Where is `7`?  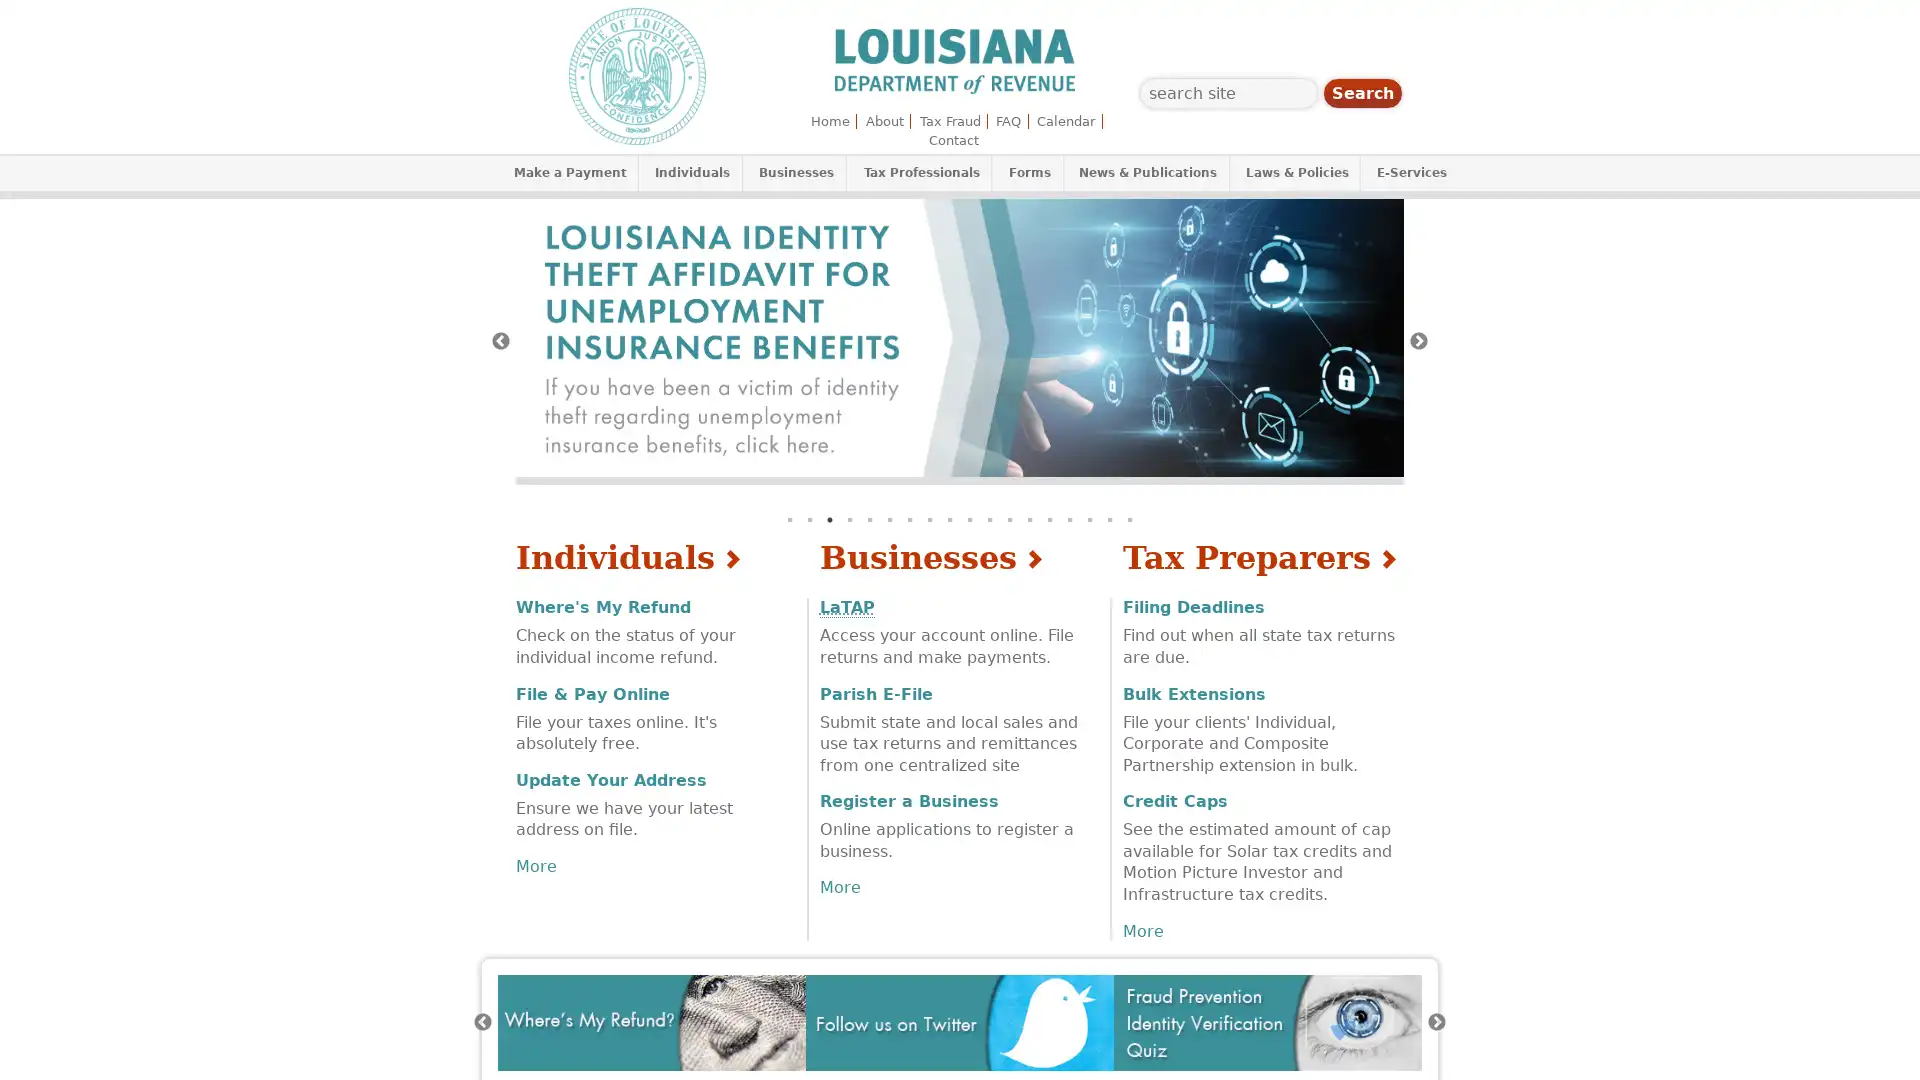
7 is located at coordinates (909, 519).